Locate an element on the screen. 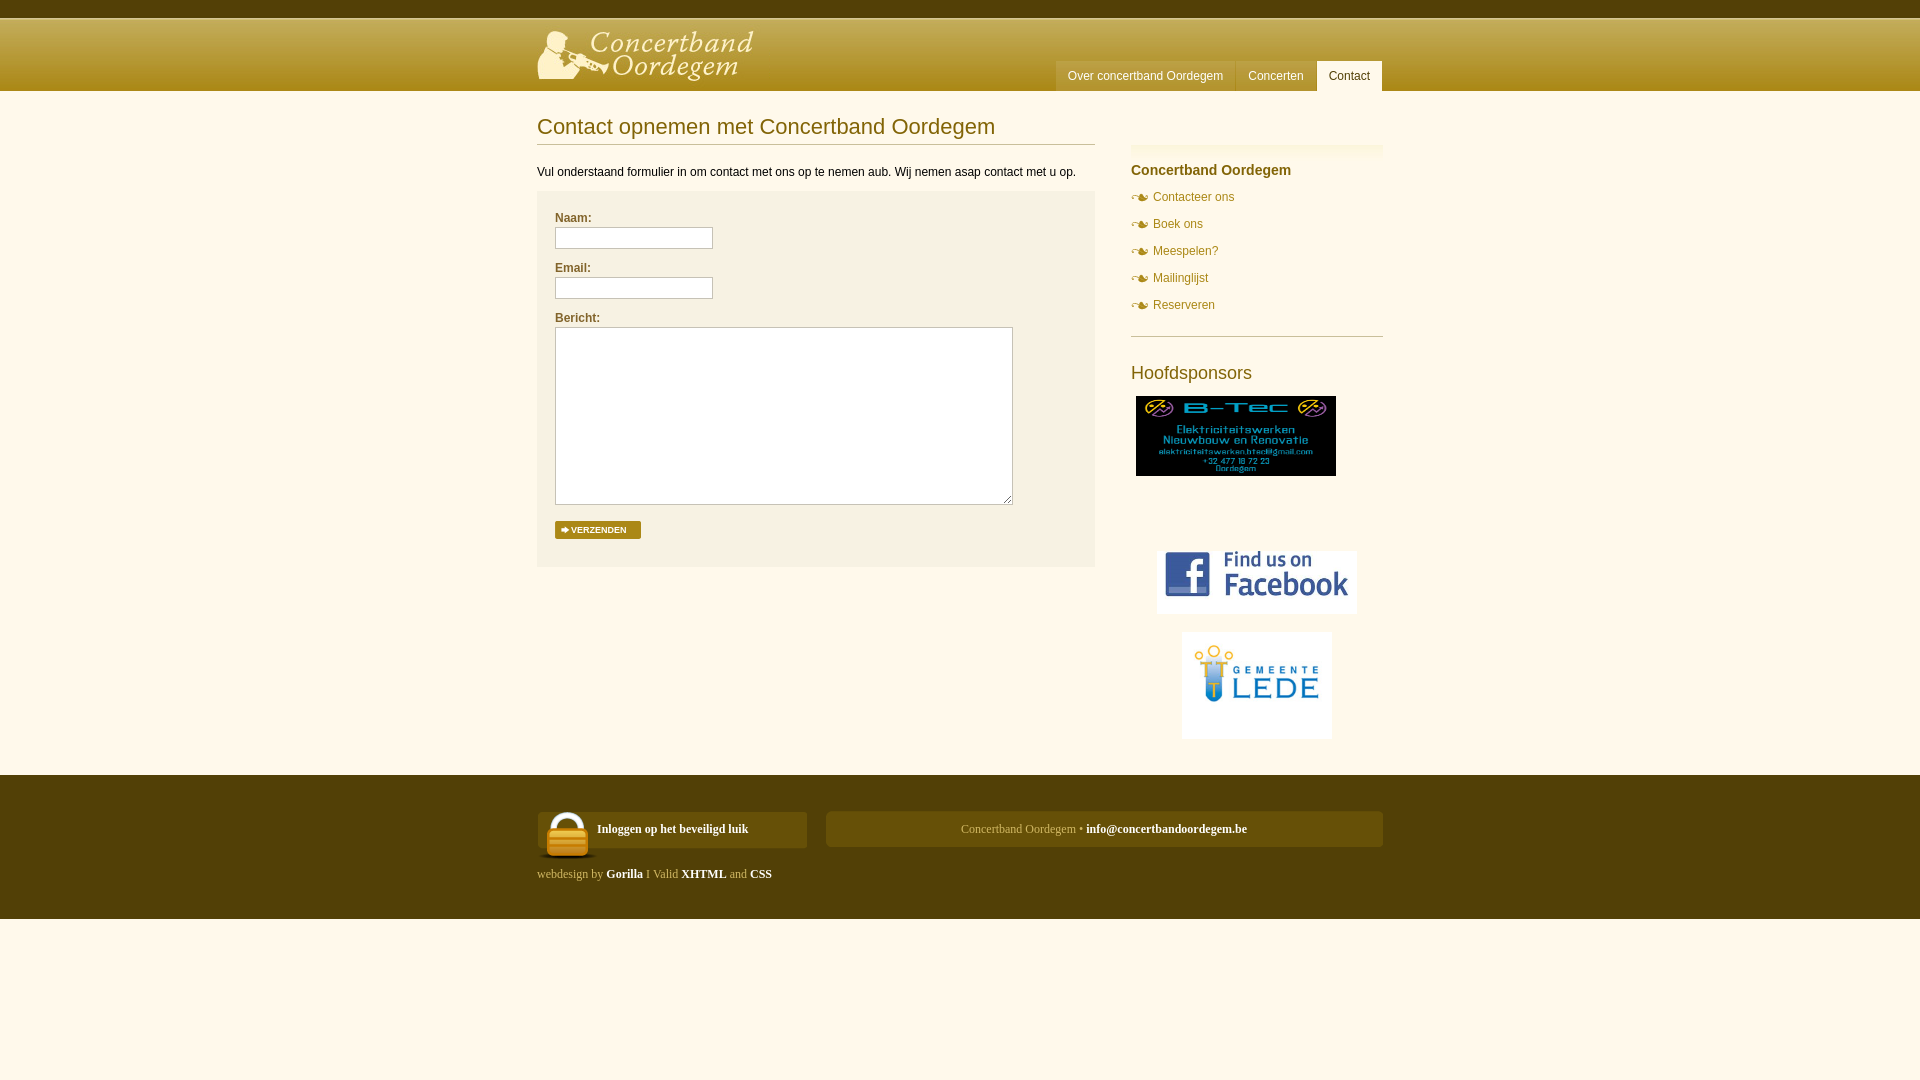 This screenshot has width=1920, height=1080. 'XHTML' is located at coordinates (681, 873).